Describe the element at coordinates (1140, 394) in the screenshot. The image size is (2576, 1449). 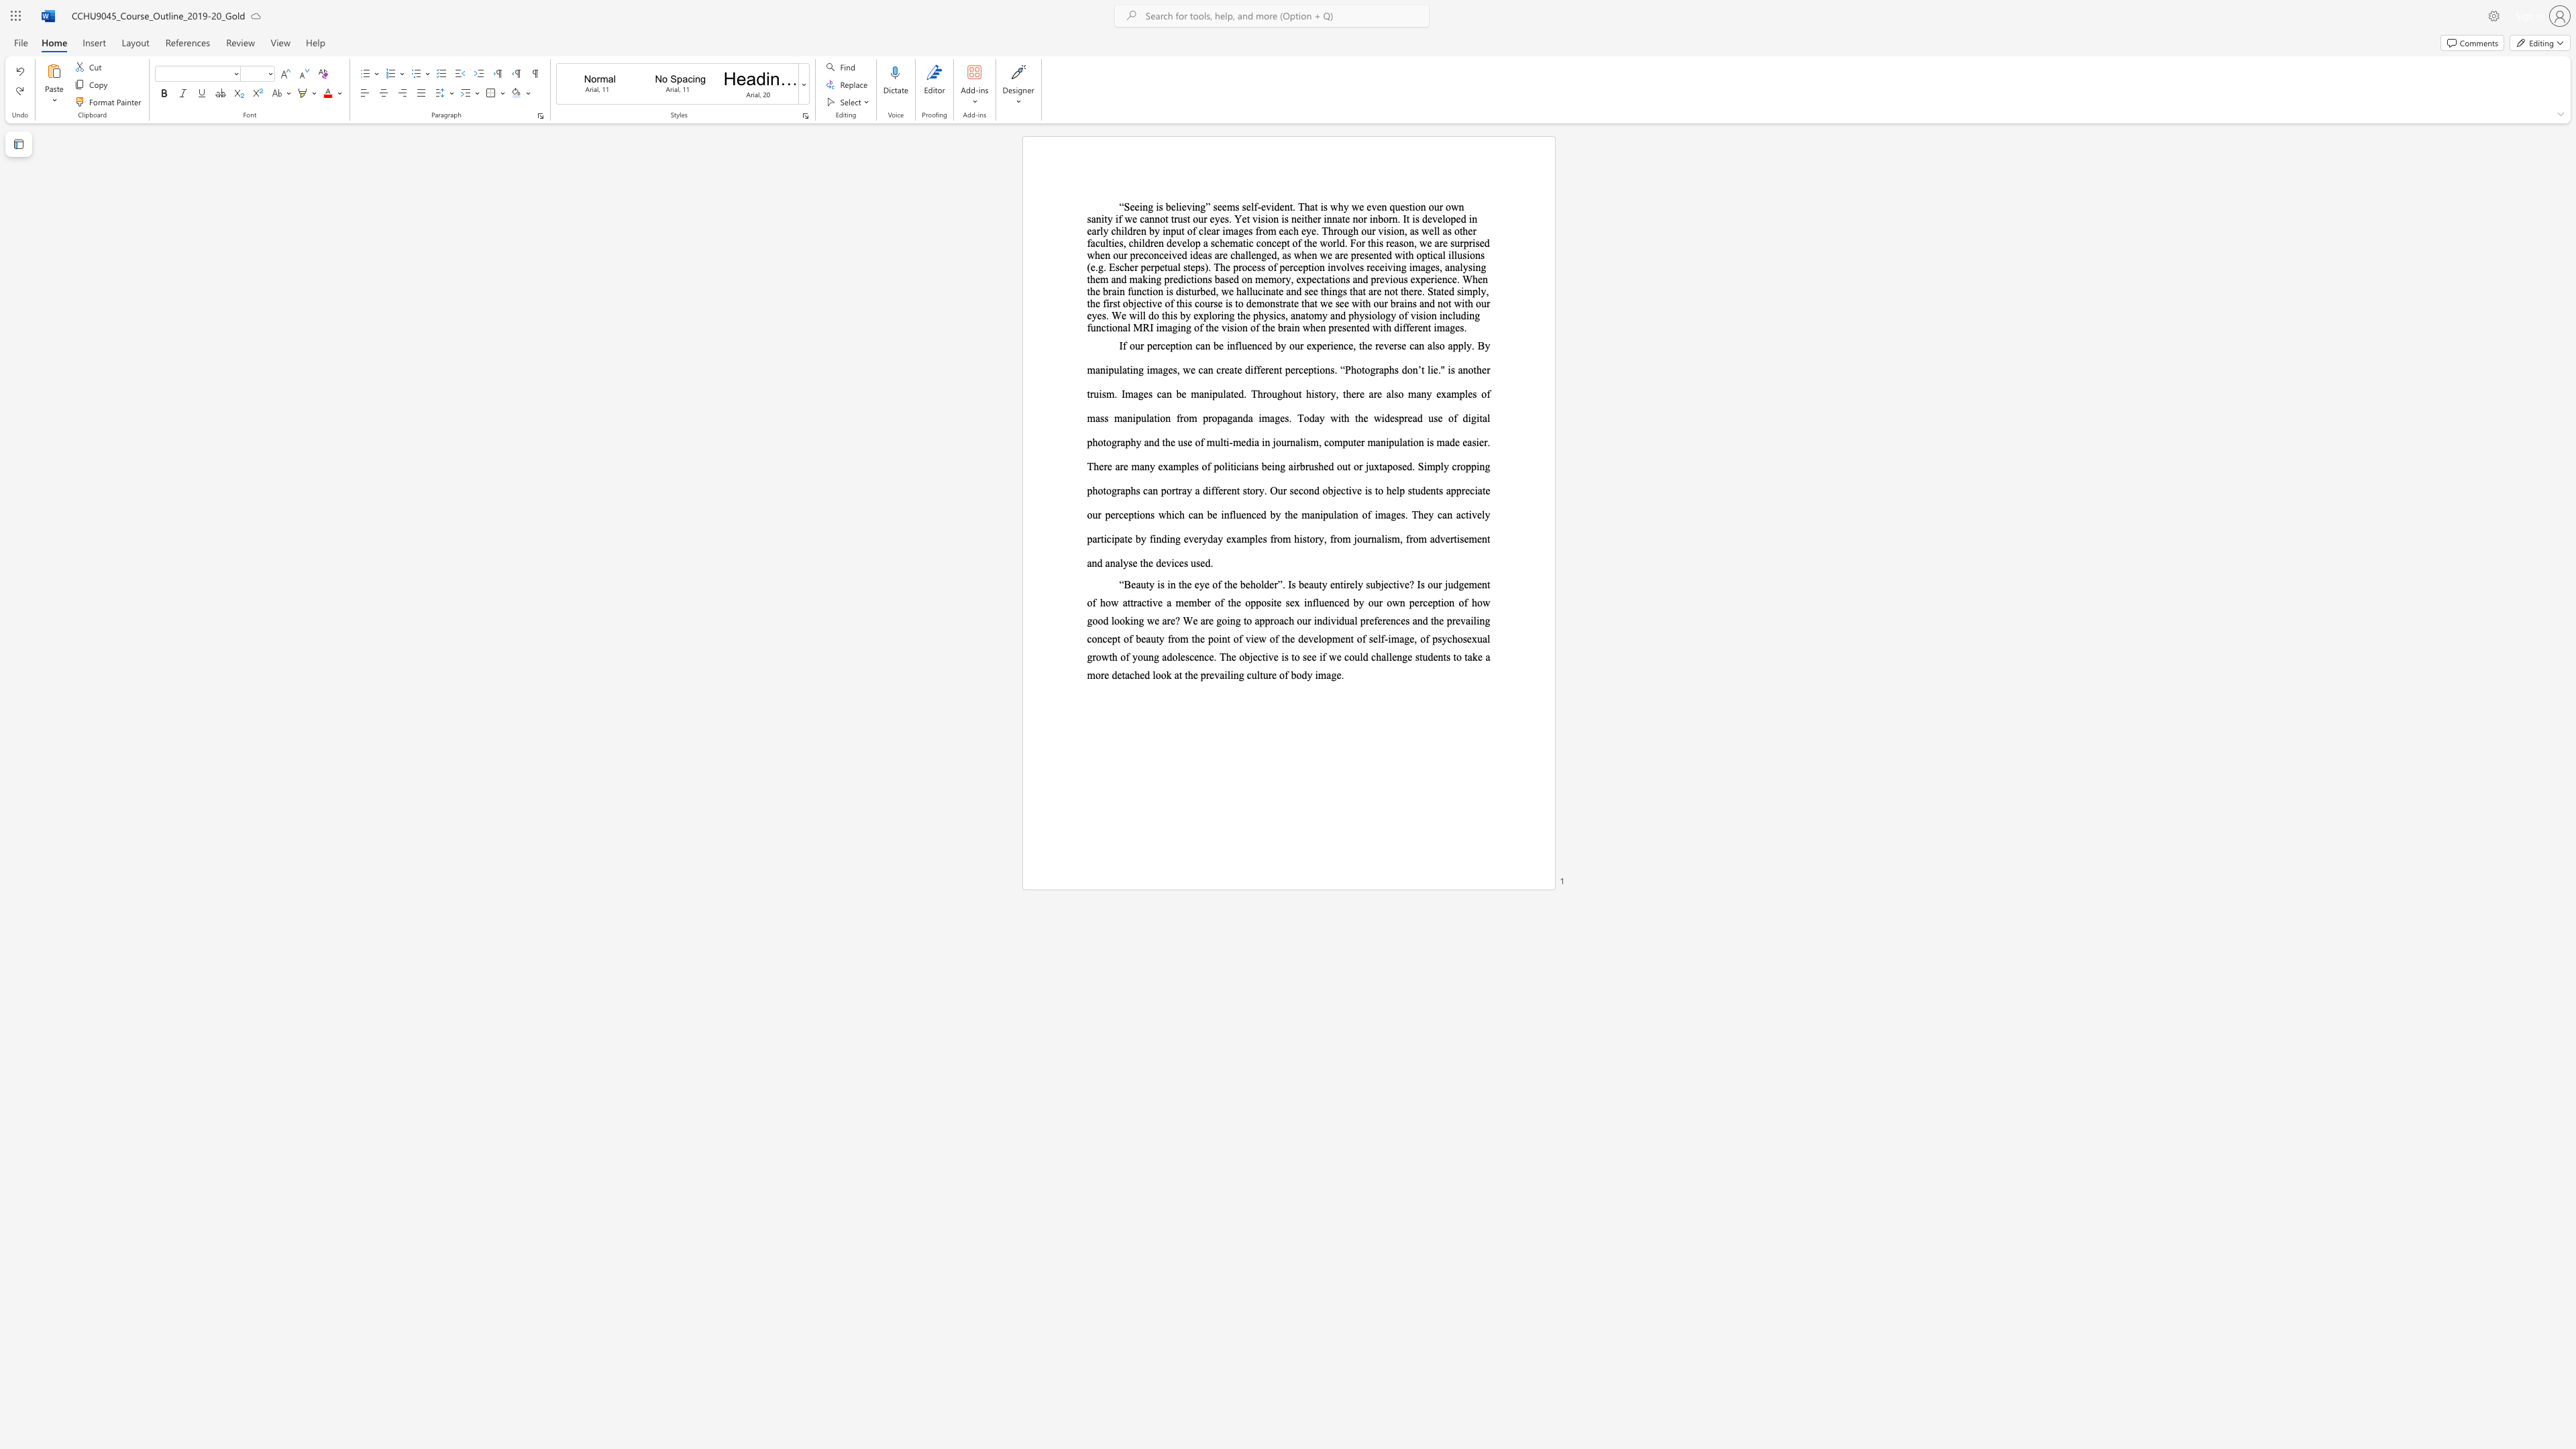
I see `the 4th character "g" in the text` at that location.